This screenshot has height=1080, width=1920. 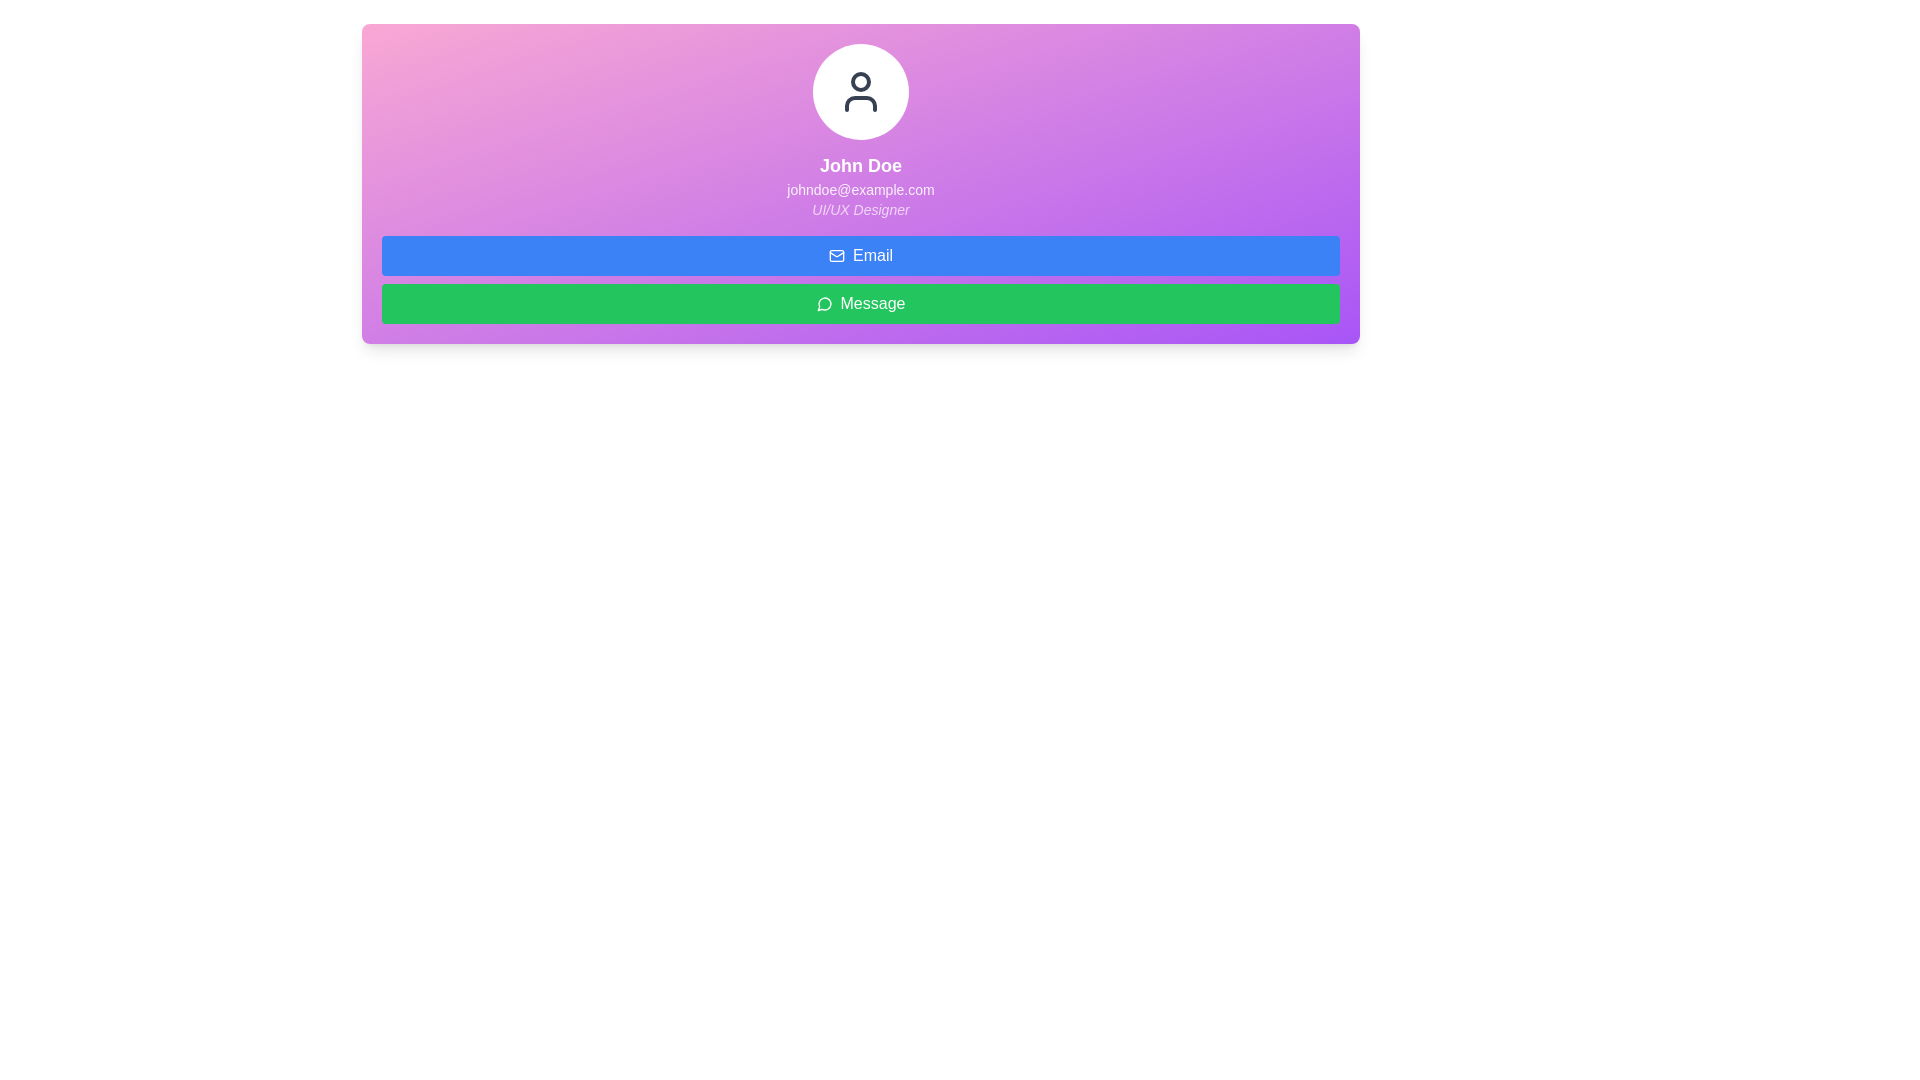 What do you see at coordinates (860, 304) in the screenshot?
I see `the green 'Message' button with a speech bubble icon to trigger the tooltip or animation` at bounding box center [860, 304].